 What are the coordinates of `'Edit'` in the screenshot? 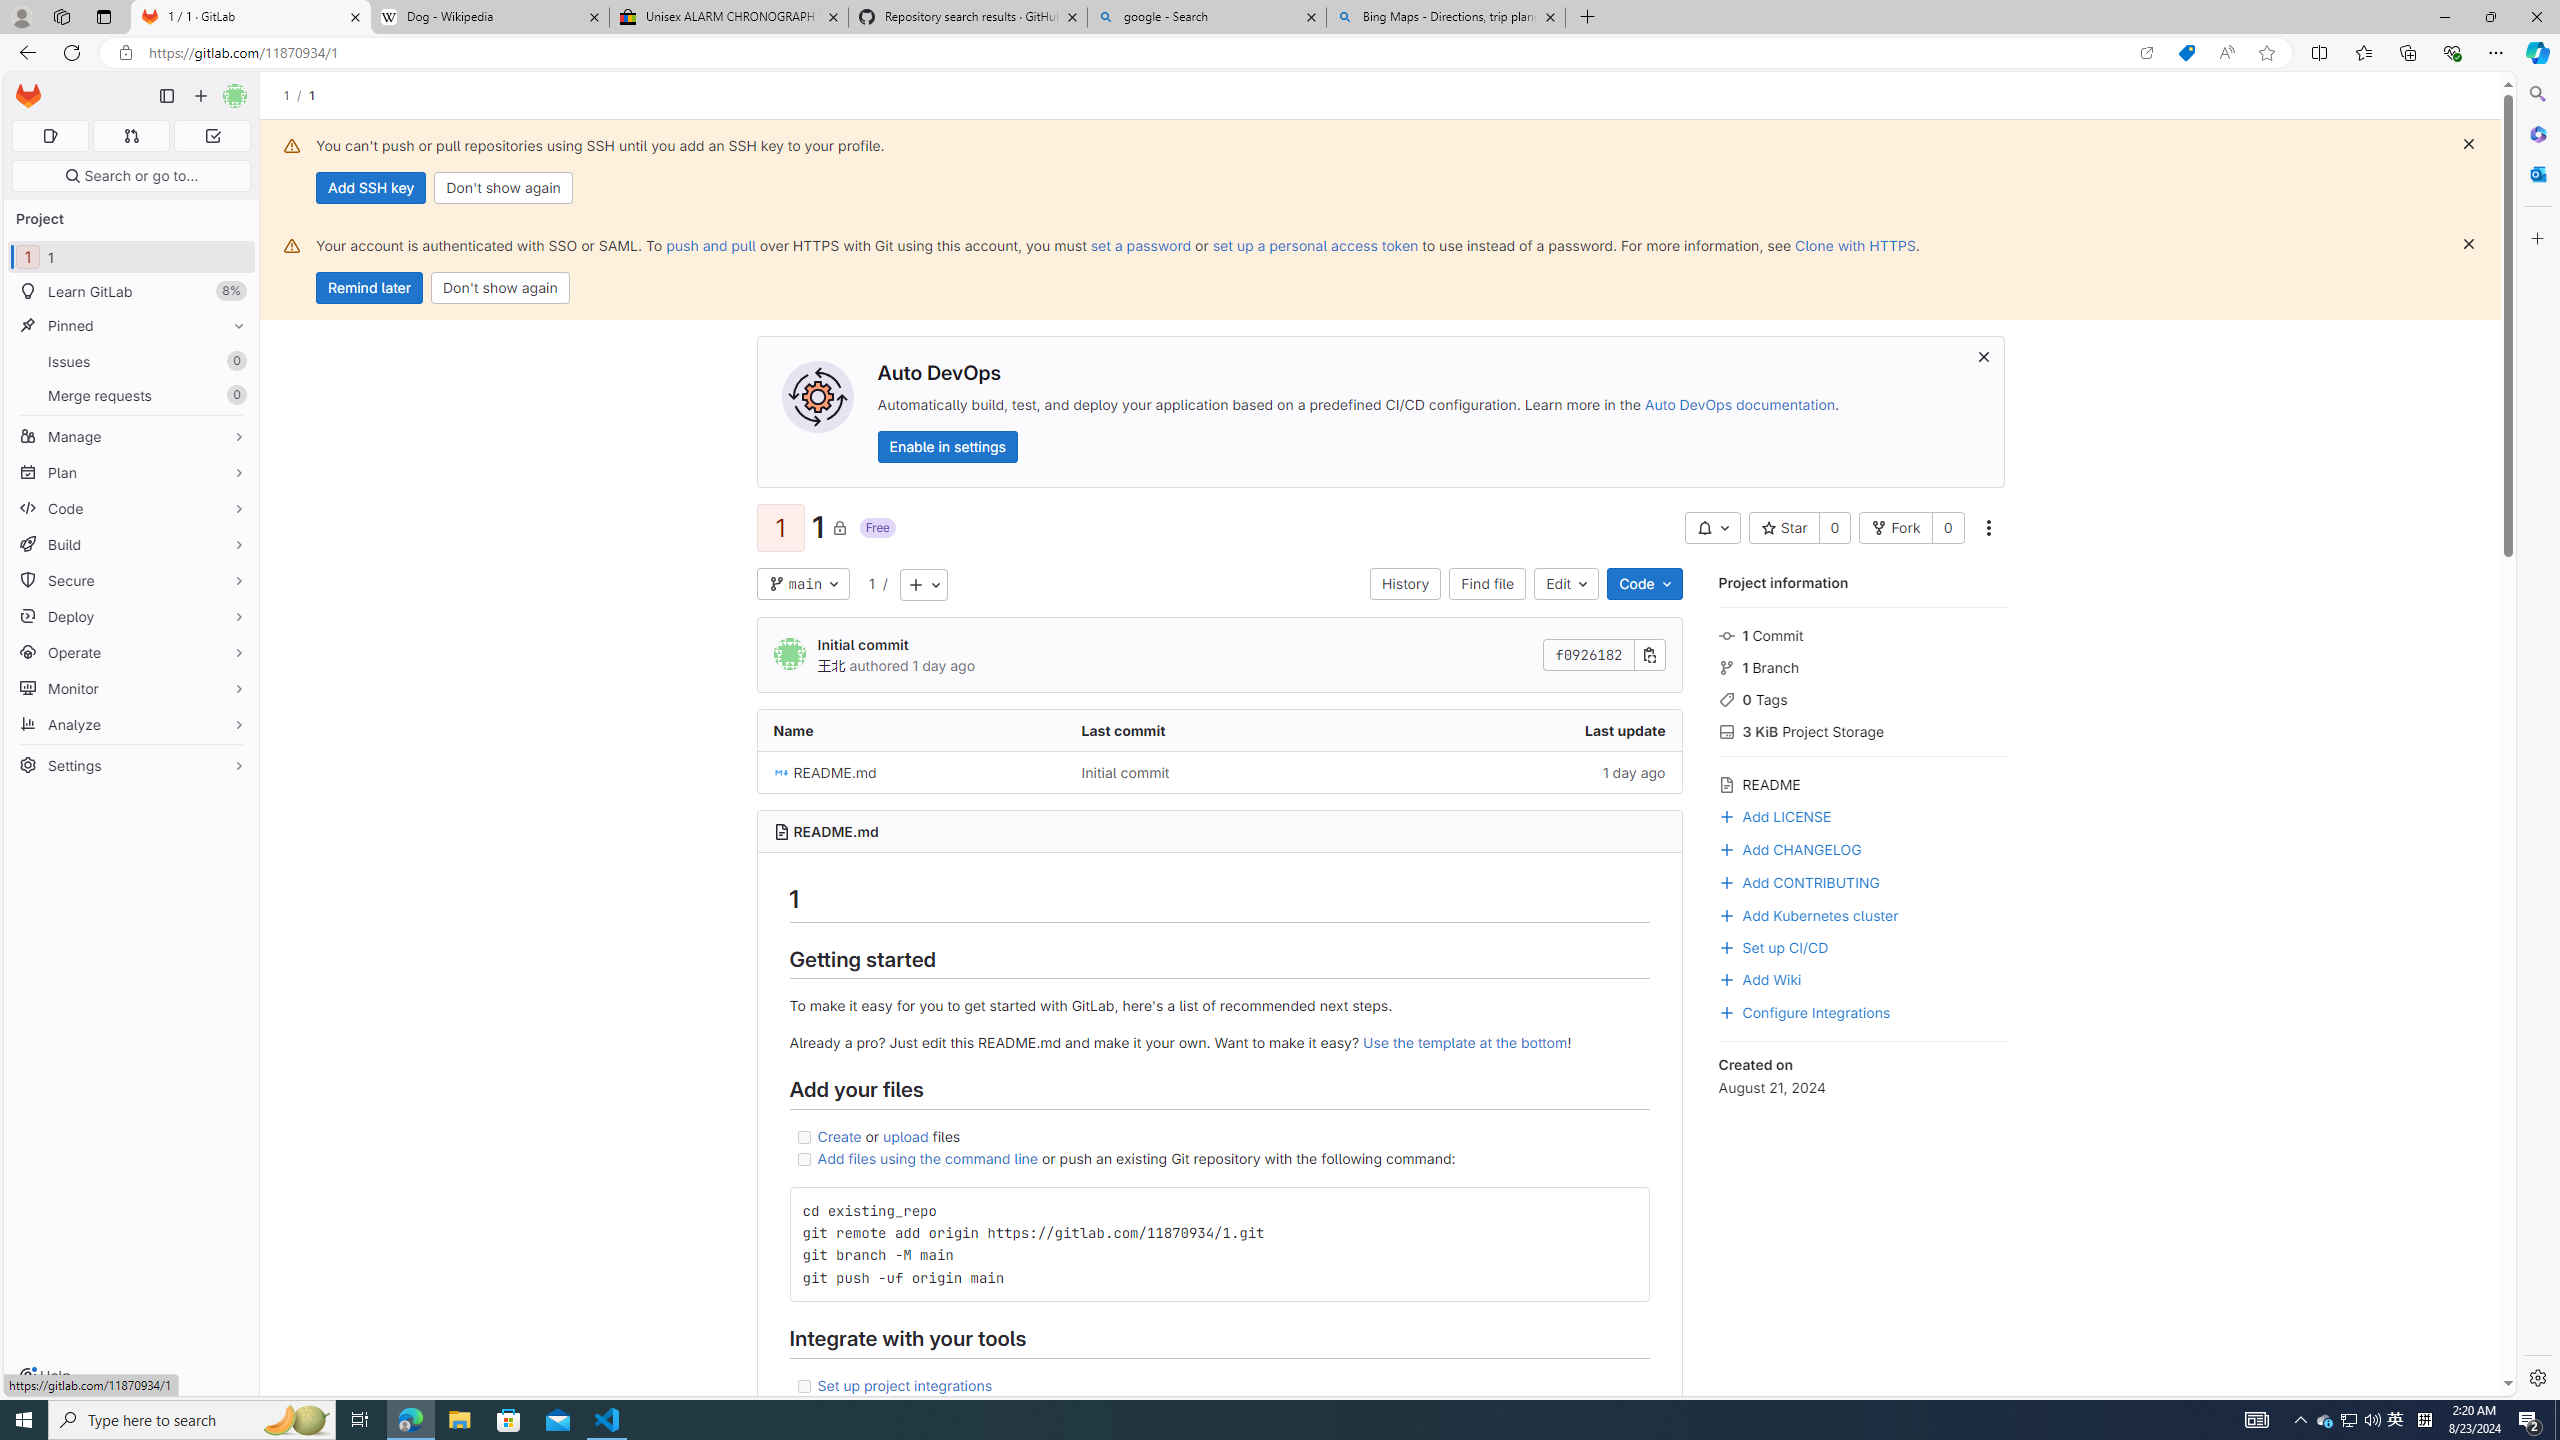 It's located at (1565, 582).